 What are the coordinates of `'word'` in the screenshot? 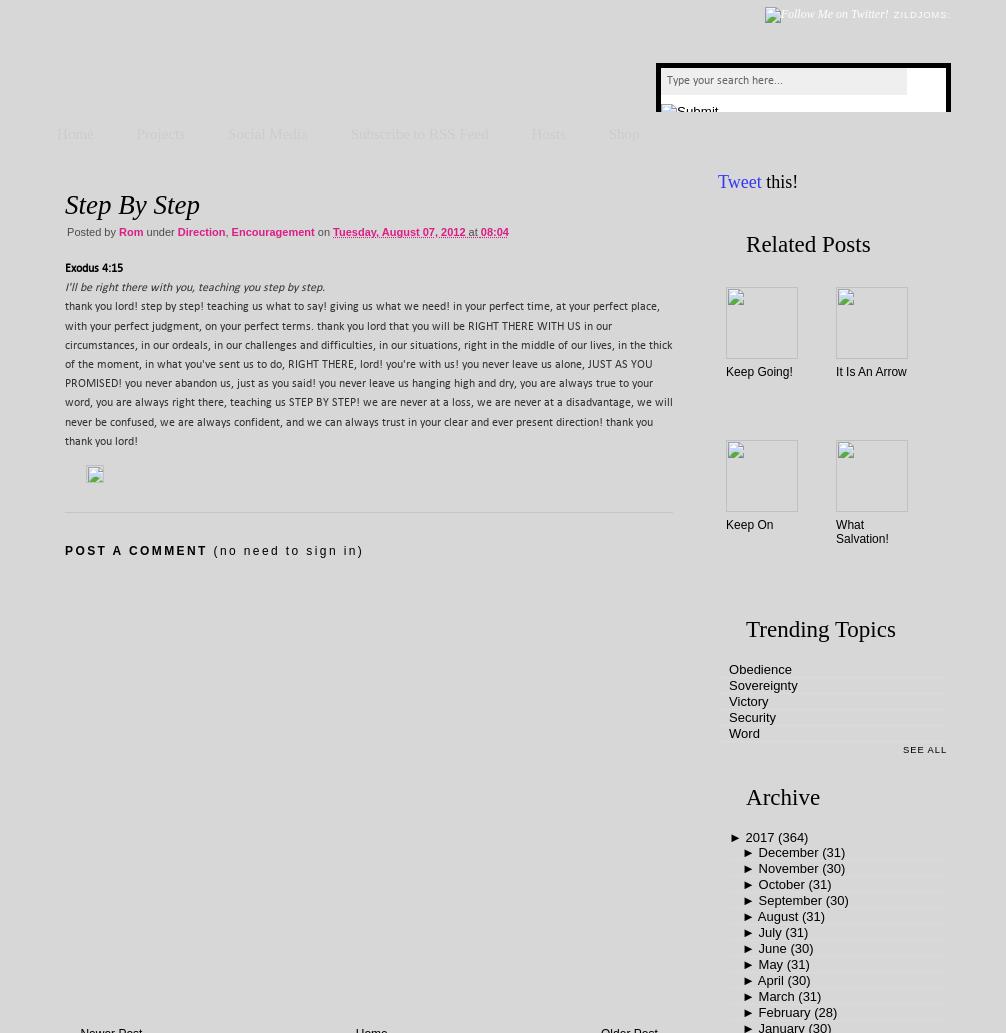 It's located at (744, 733).